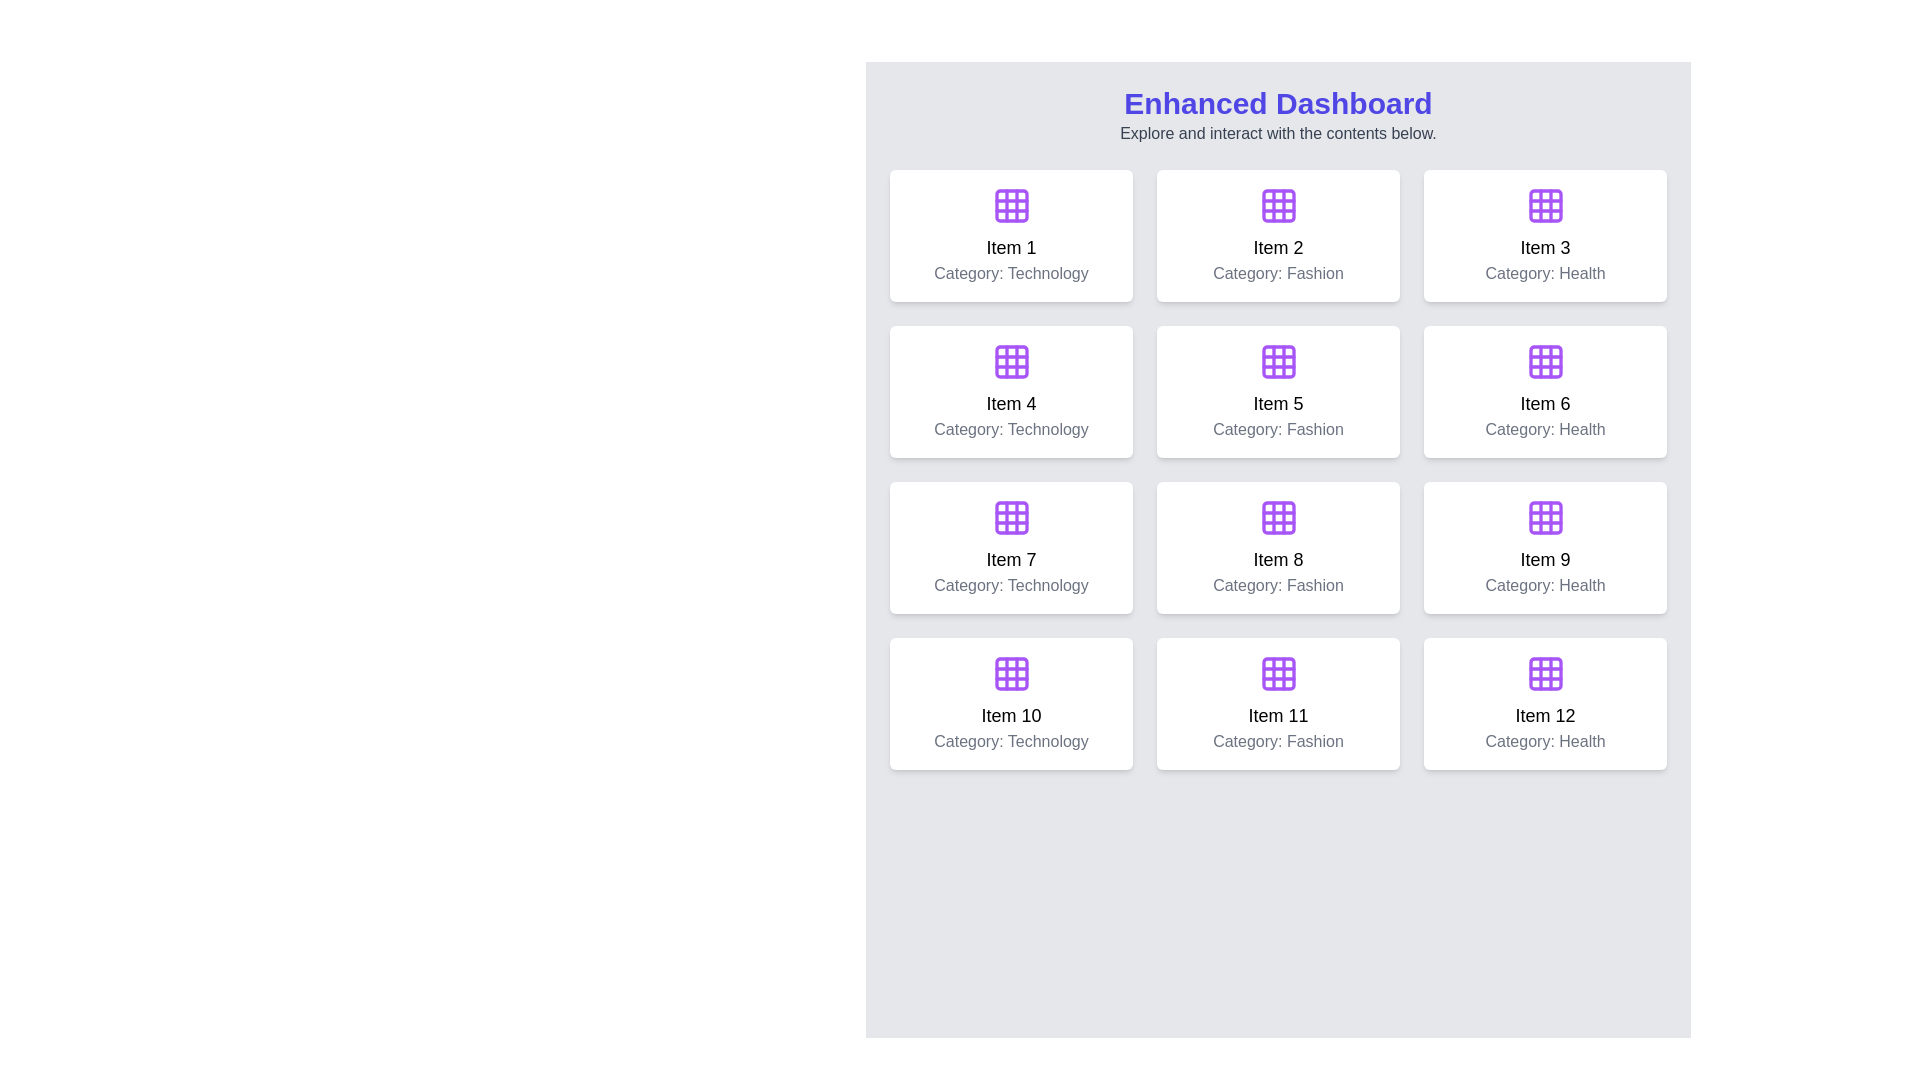 Image resolution: width=1920 pixels, height=1080 pixels. What do you see at coordinates (1011, 205) in the screenshot?
I see `the graphical icon featuring a 3x3 grid outlined in purple, located in the center of the first item card in the dashboard grid above the text 'Item 1' and 'Category: Technology'` at bounding box center [1011, 205].